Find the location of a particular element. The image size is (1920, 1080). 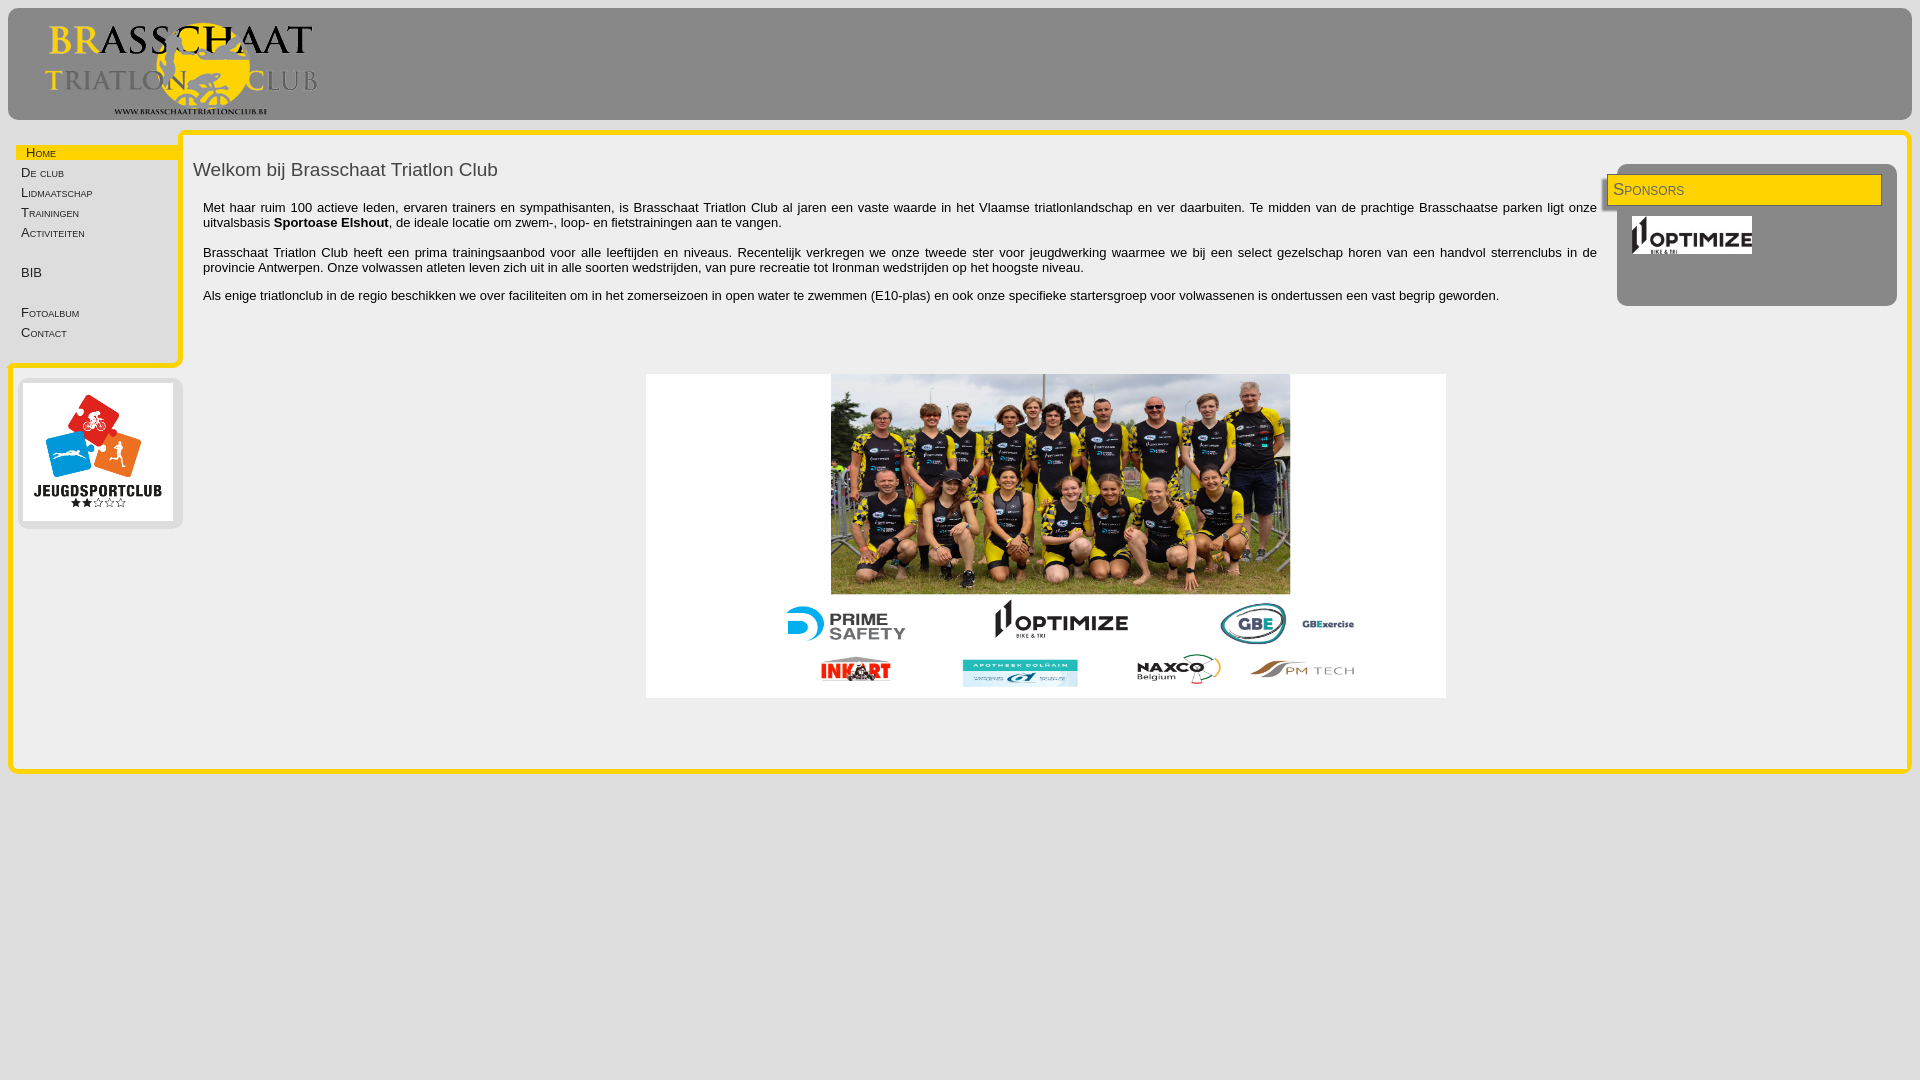

'Activiteiten' is located at coordinates (101, 231).